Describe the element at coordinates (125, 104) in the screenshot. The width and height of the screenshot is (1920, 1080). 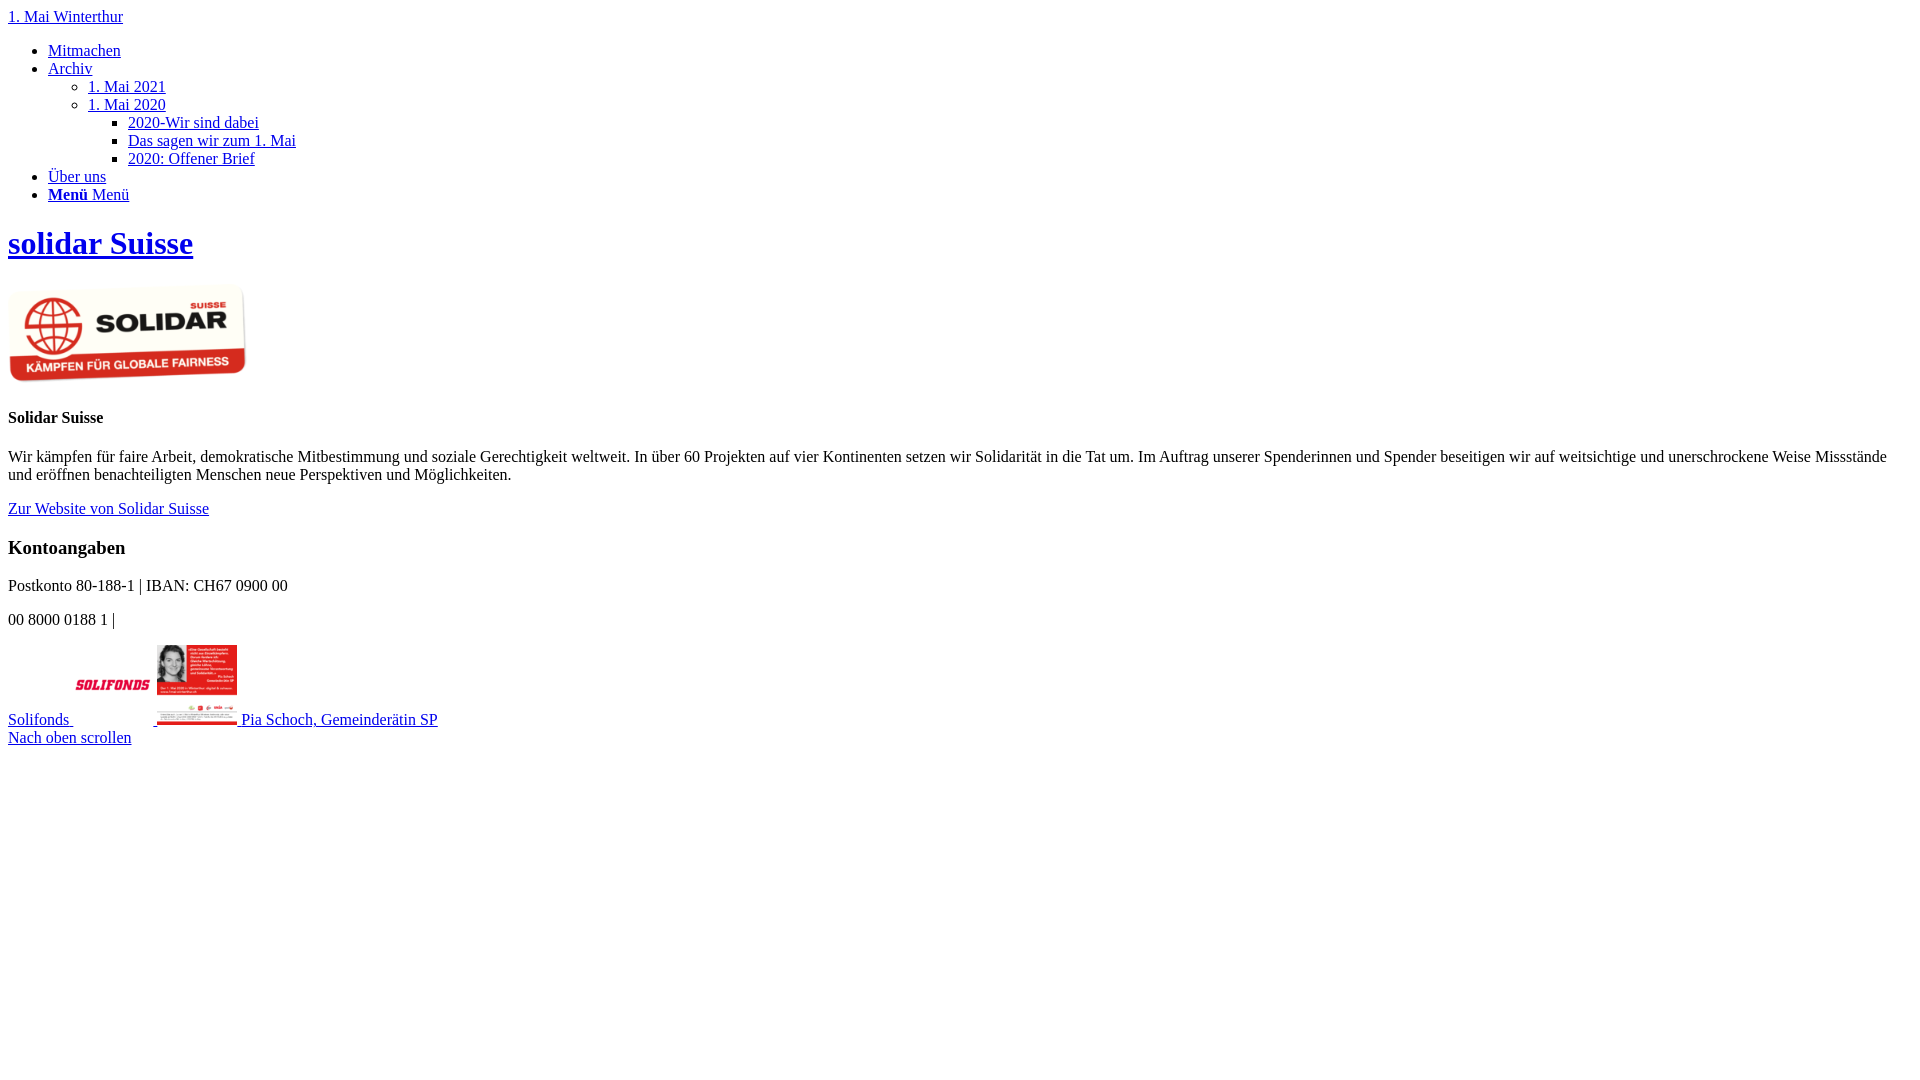
I see `'1. Mai 2020'` at that location.